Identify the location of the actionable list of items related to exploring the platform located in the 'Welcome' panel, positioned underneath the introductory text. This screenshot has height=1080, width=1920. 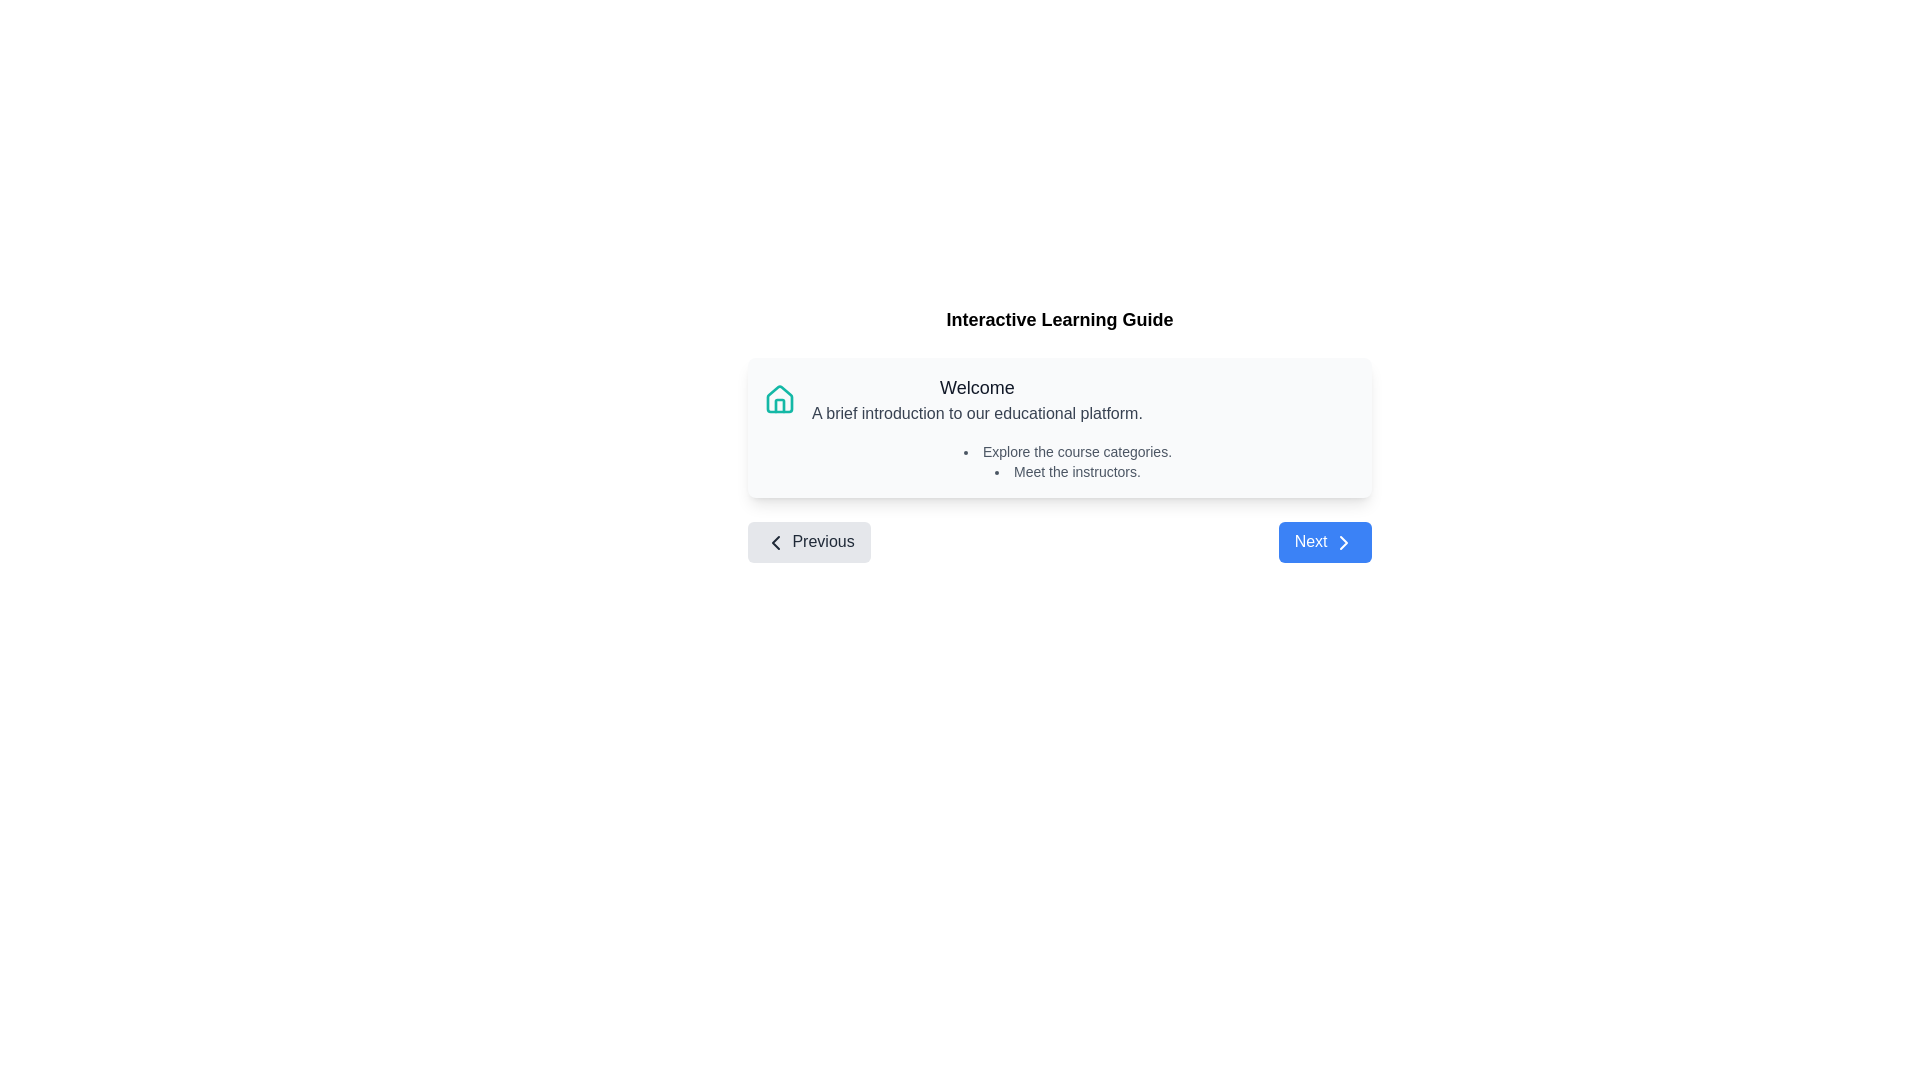
(1059, 462).